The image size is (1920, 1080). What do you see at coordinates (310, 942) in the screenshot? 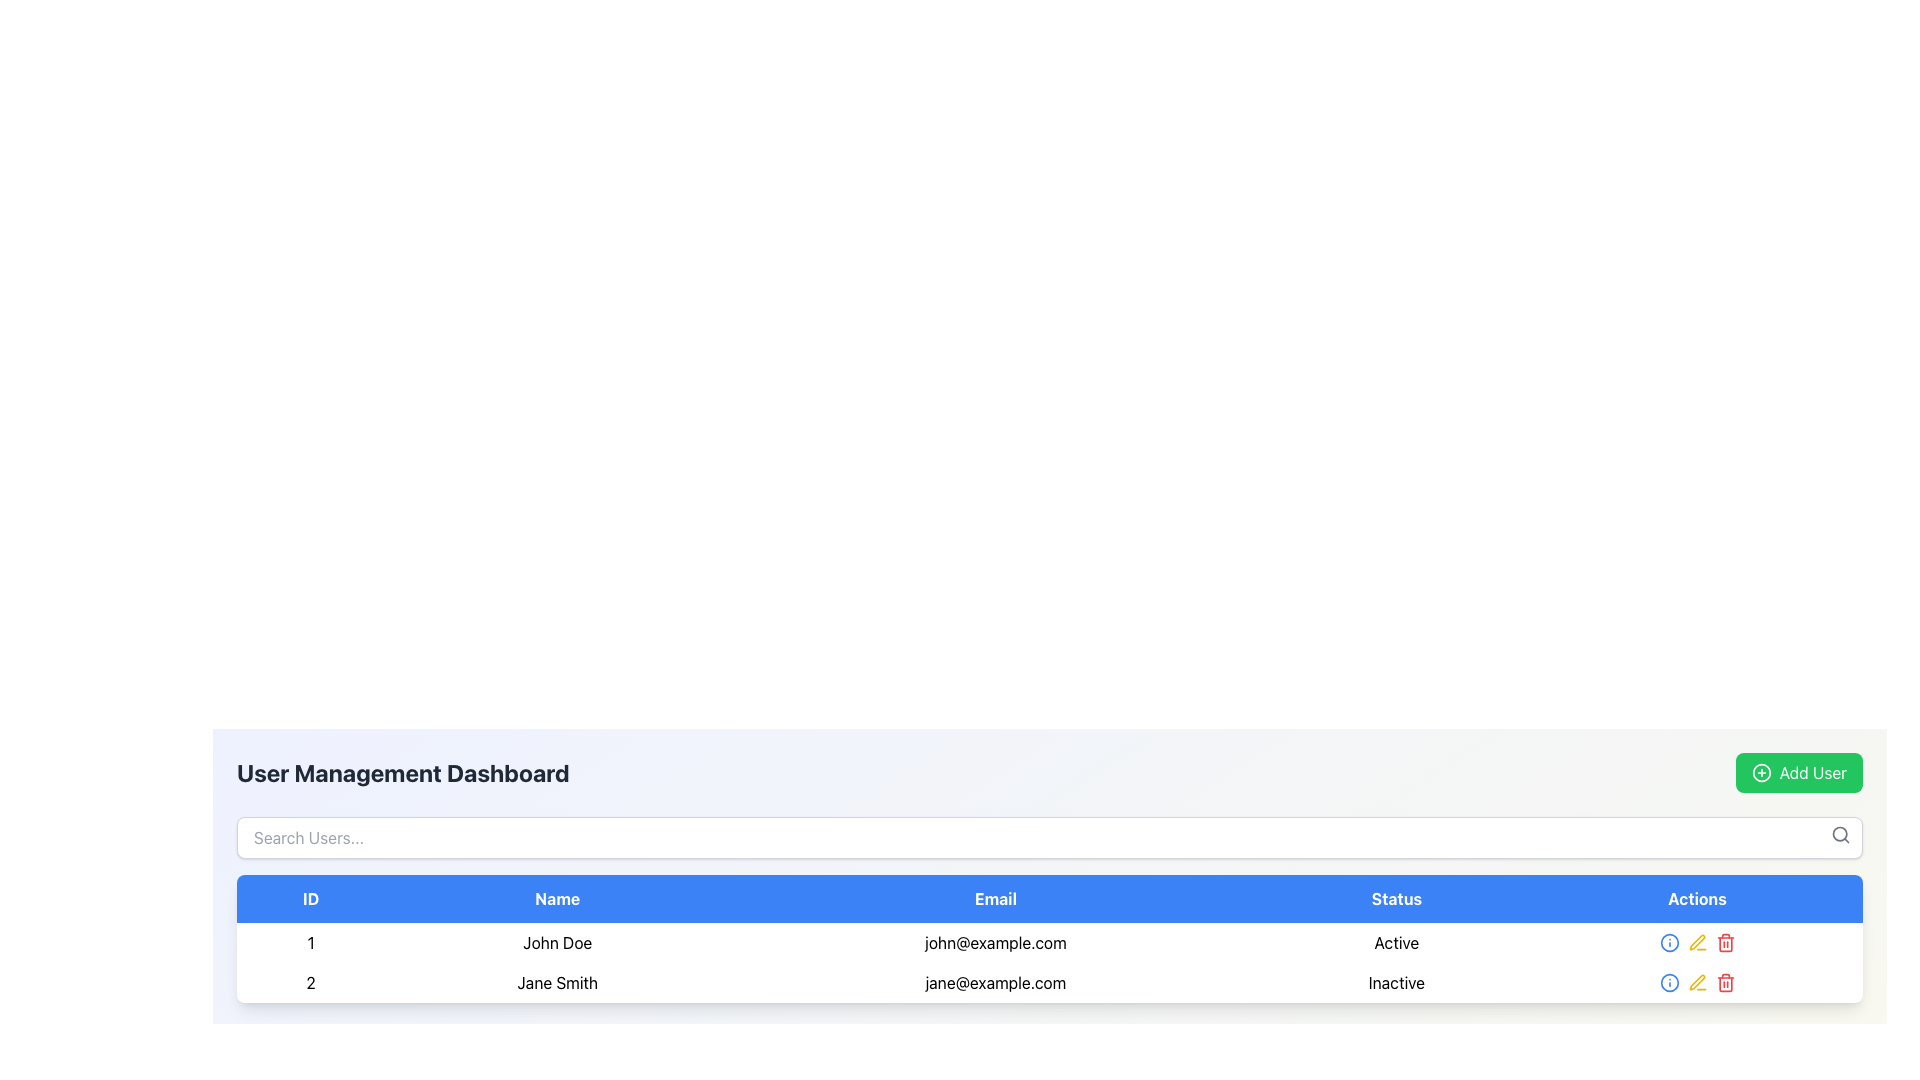
I see `the Text label that serves as a unique identifier for the user record in the table under the 'ID' column, corresponding to 'John Doe'` at bounding box center [310, 942].